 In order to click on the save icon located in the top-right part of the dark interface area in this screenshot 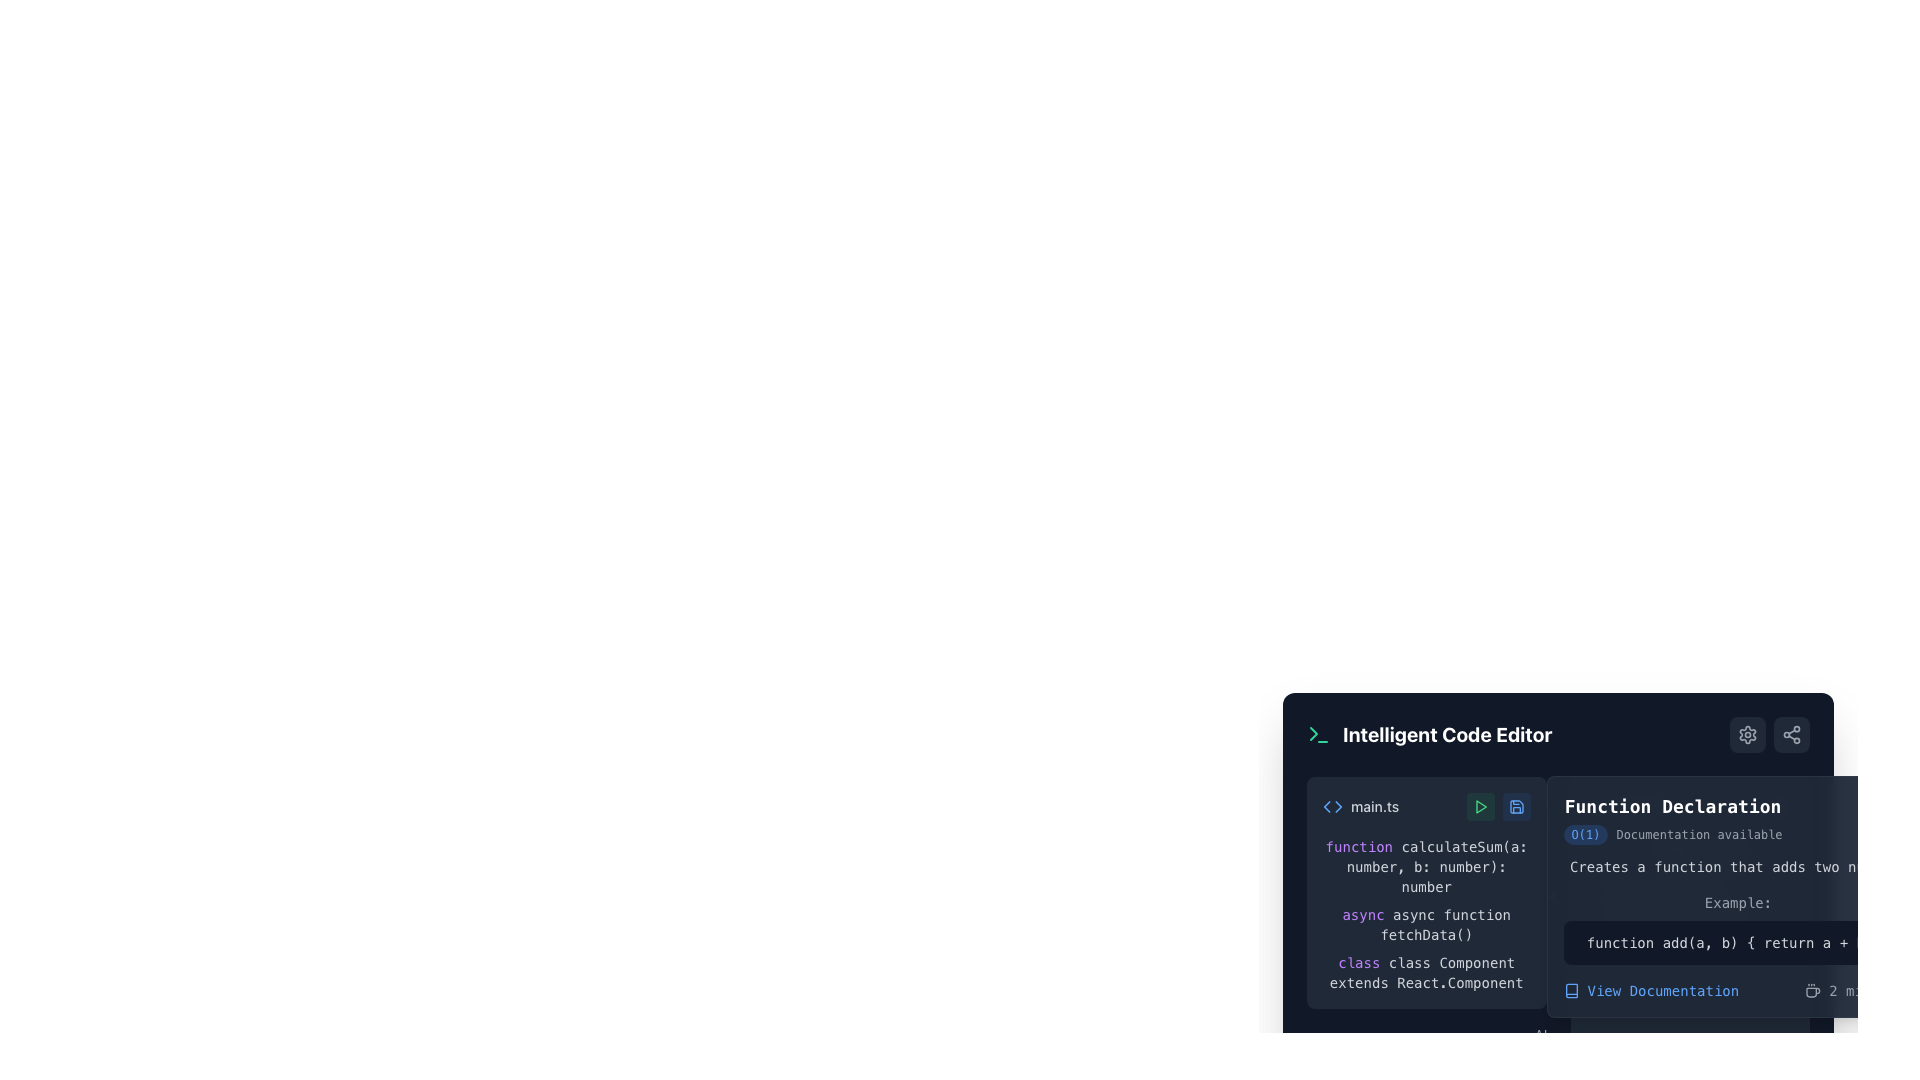, I will do `click(1516, 805)`.